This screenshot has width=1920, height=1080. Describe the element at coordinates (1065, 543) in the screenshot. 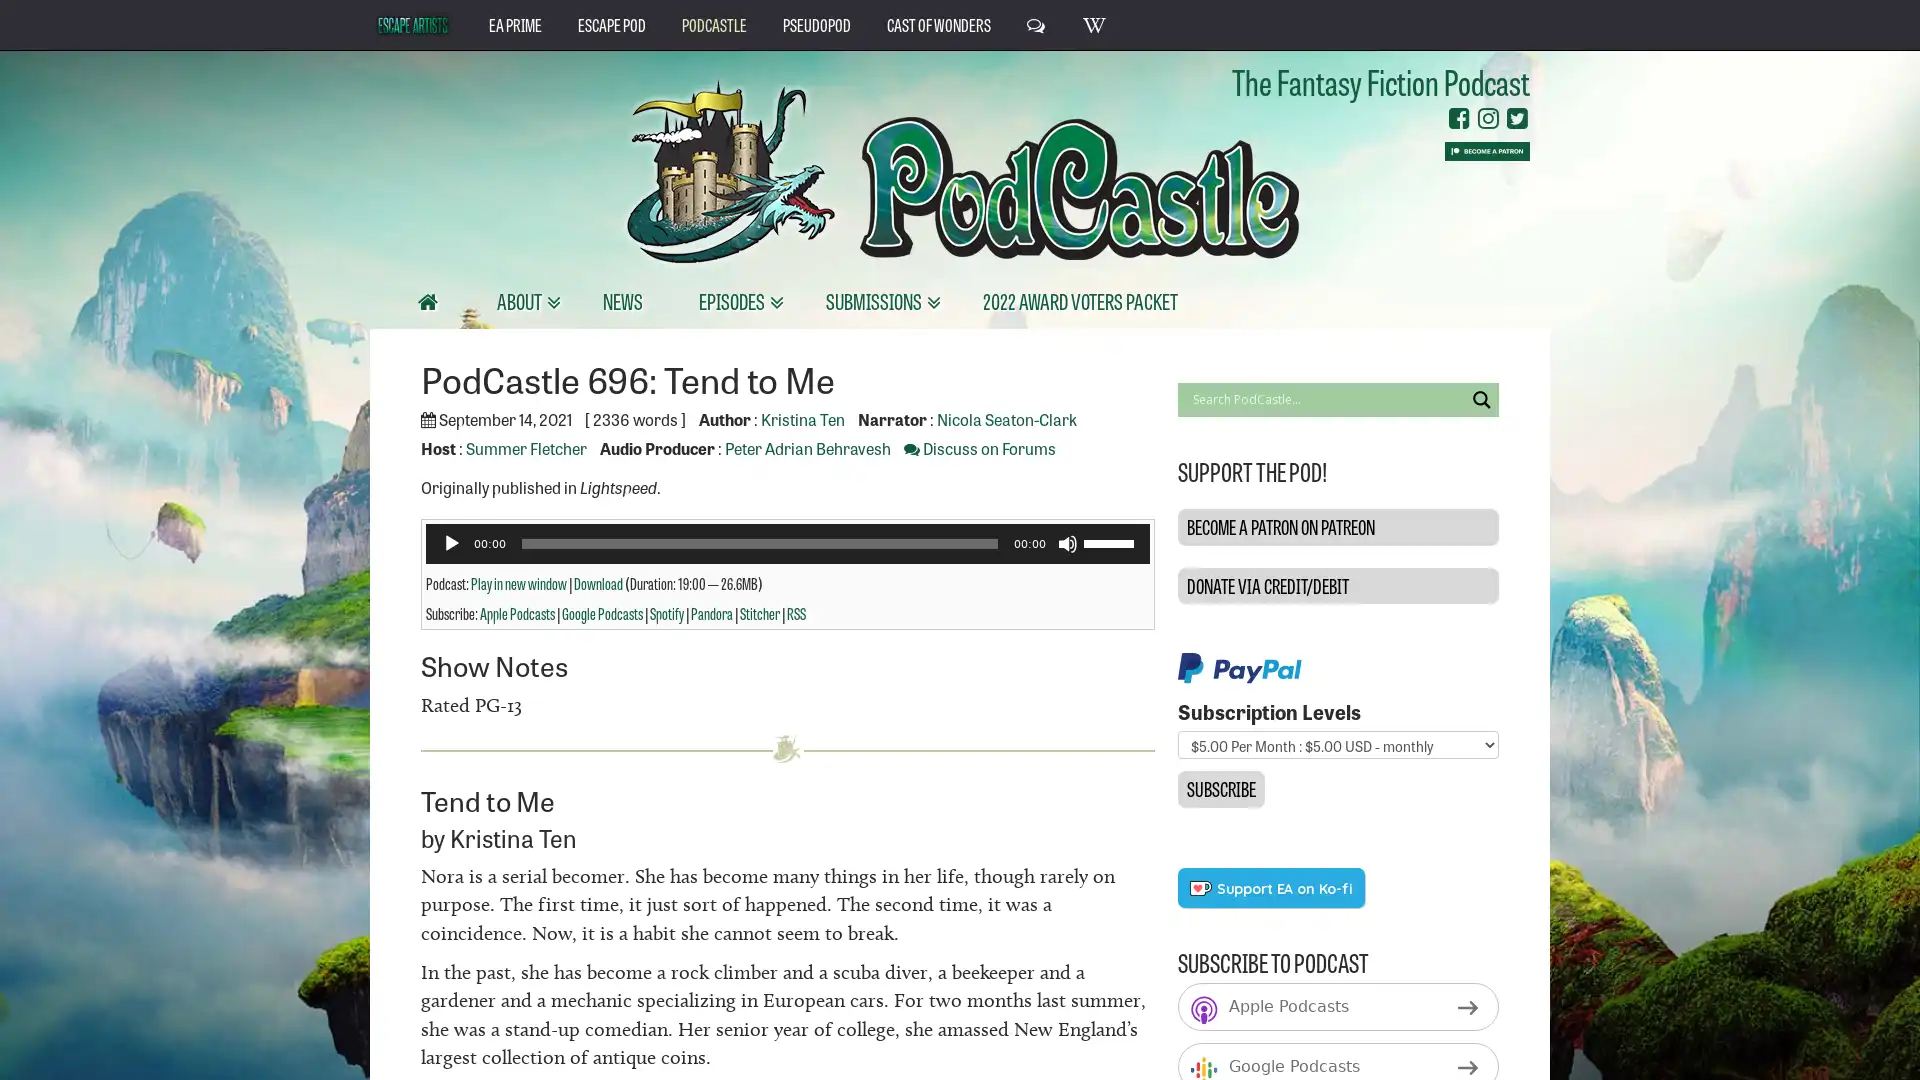

I see `Mute` at that location.